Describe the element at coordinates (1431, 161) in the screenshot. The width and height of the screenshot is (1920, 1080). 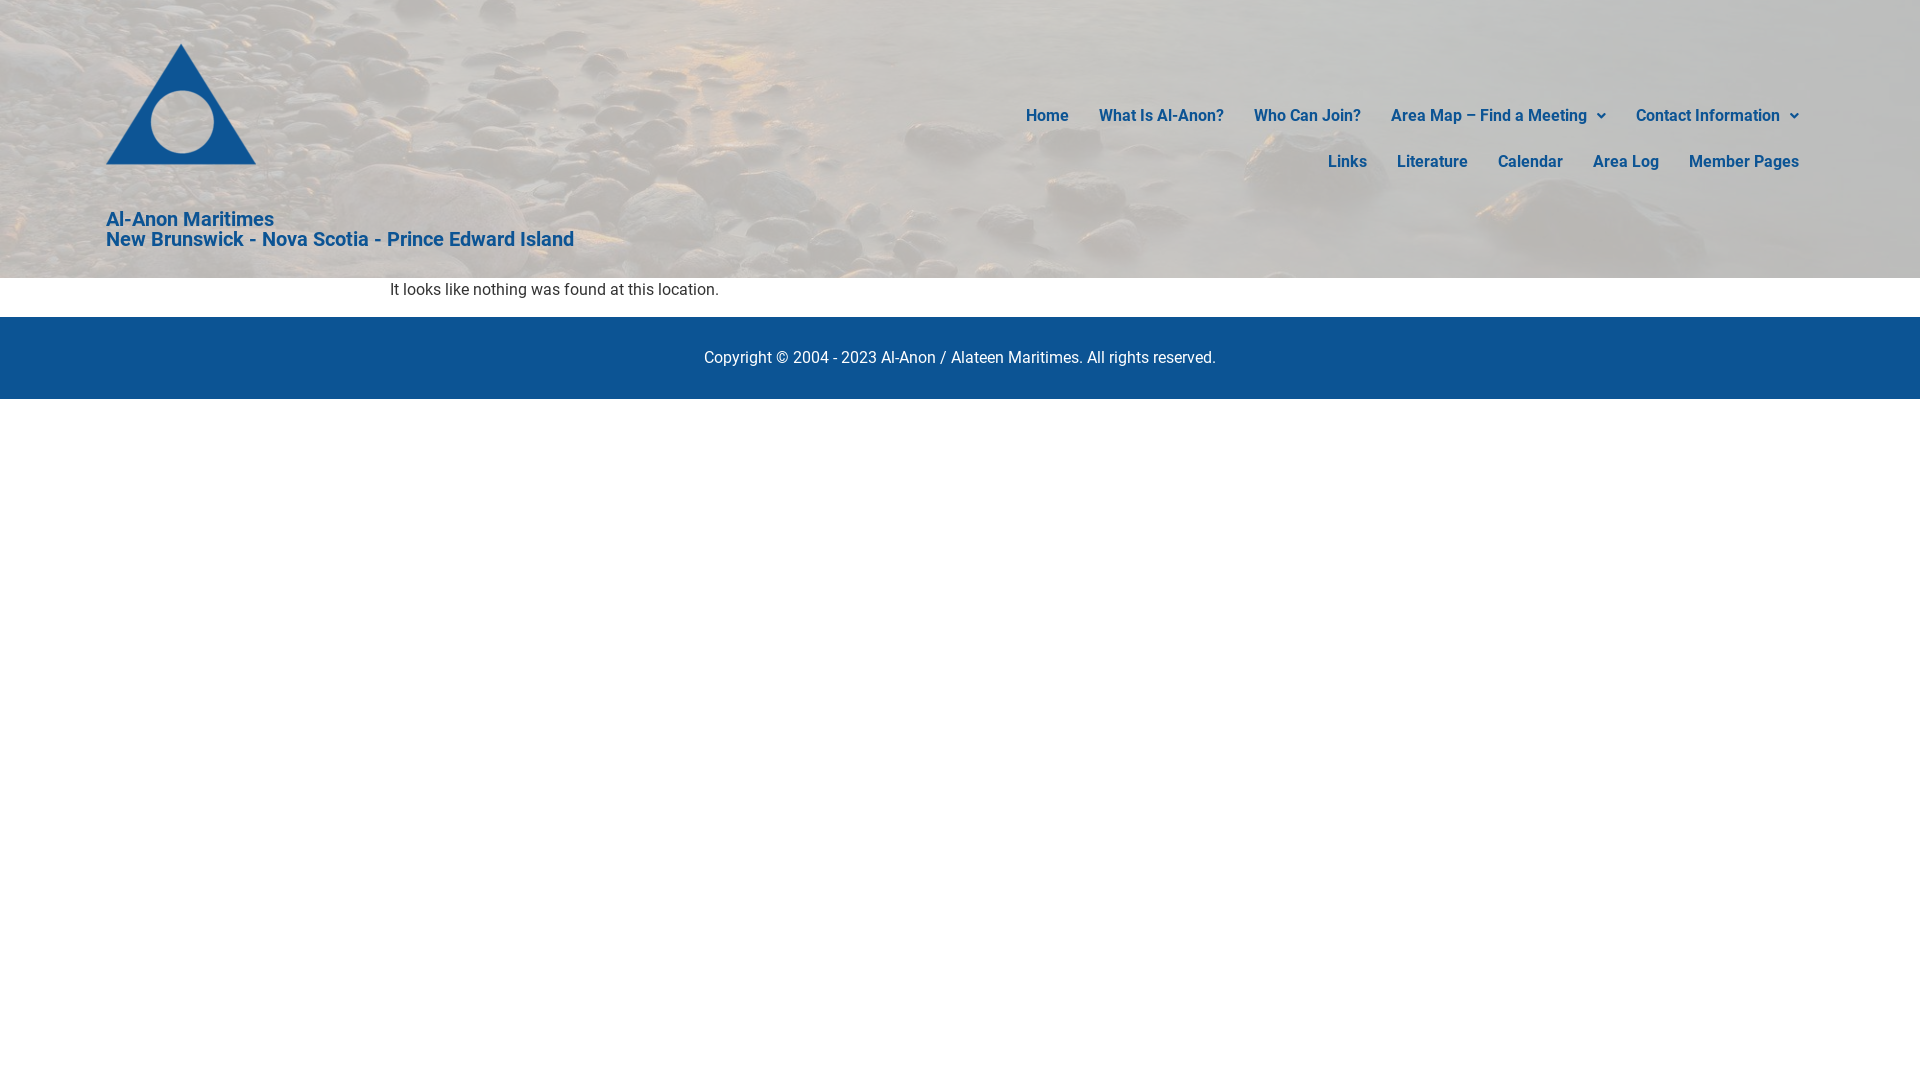
I see `'Literature'` at that location.